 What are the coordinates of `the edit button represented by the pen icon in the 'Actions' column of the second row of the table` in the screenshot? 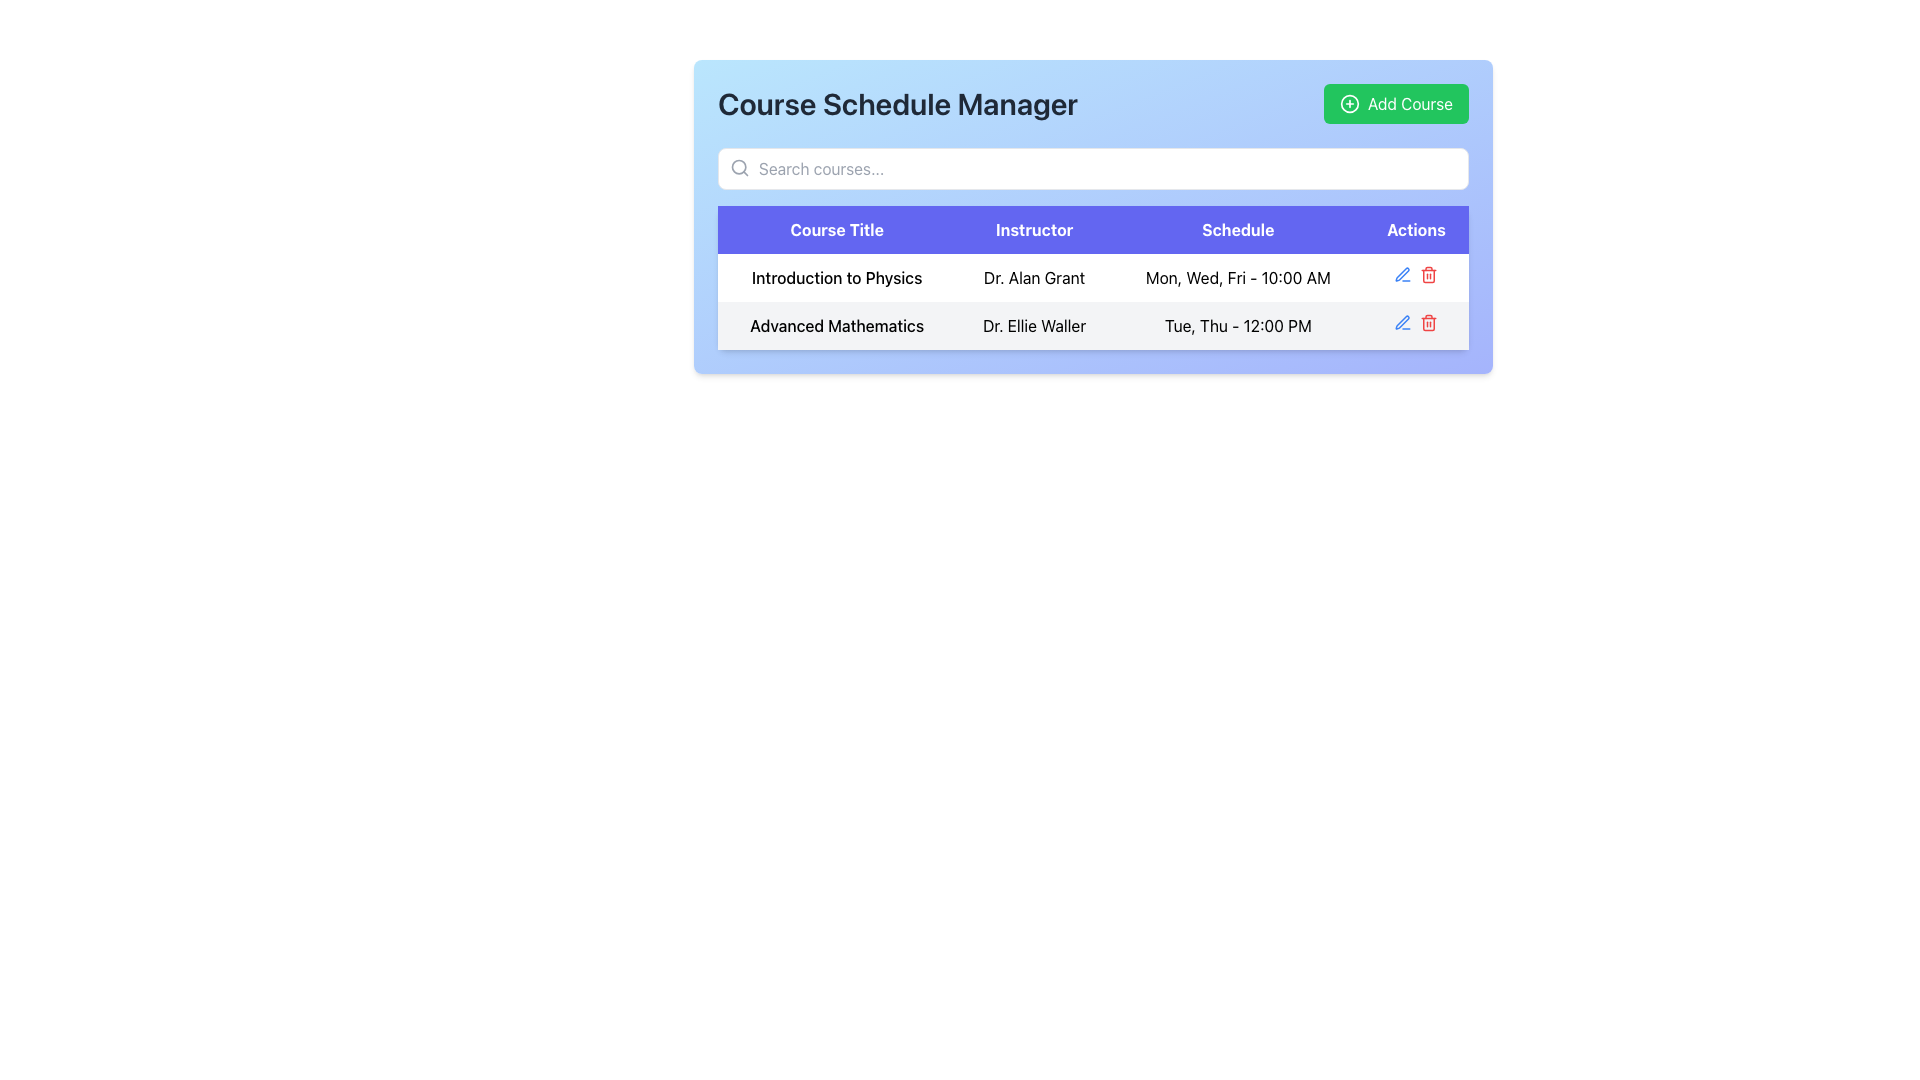 It's located at (1402, 274).